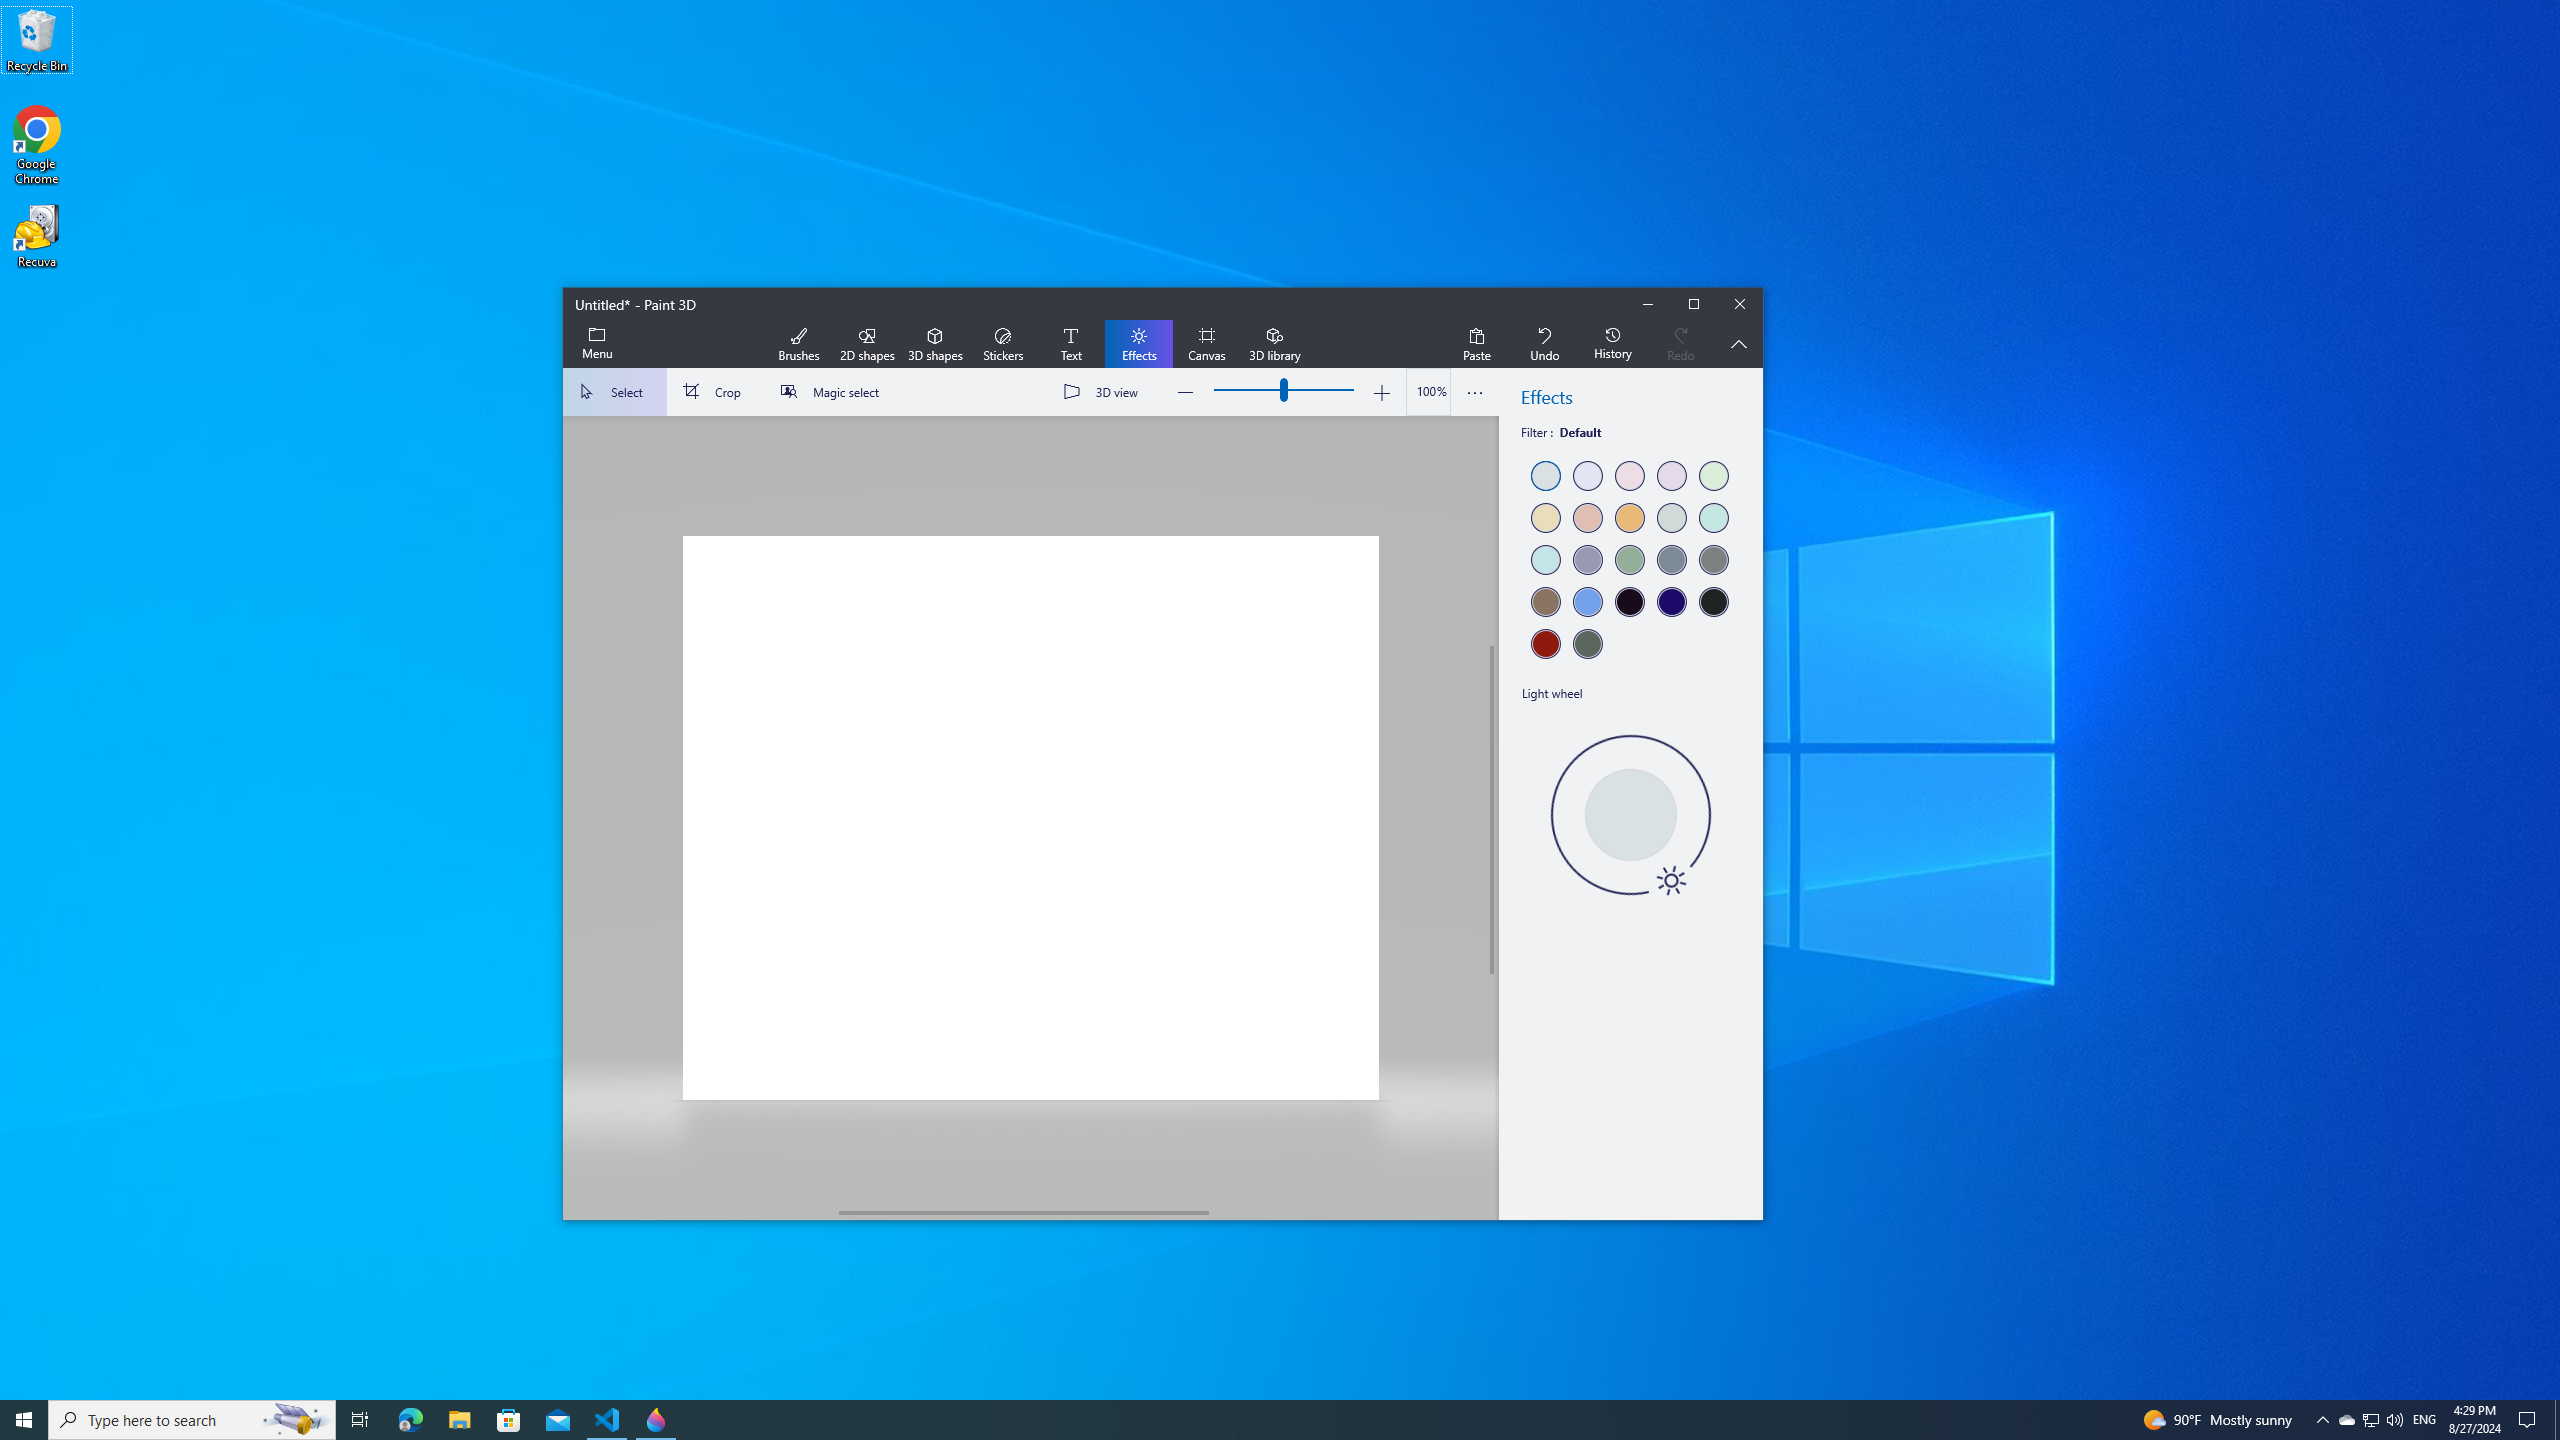 This screenshot has width=2560, height=1440. I want to click on 'Recycle Bin', so click(36, 38).